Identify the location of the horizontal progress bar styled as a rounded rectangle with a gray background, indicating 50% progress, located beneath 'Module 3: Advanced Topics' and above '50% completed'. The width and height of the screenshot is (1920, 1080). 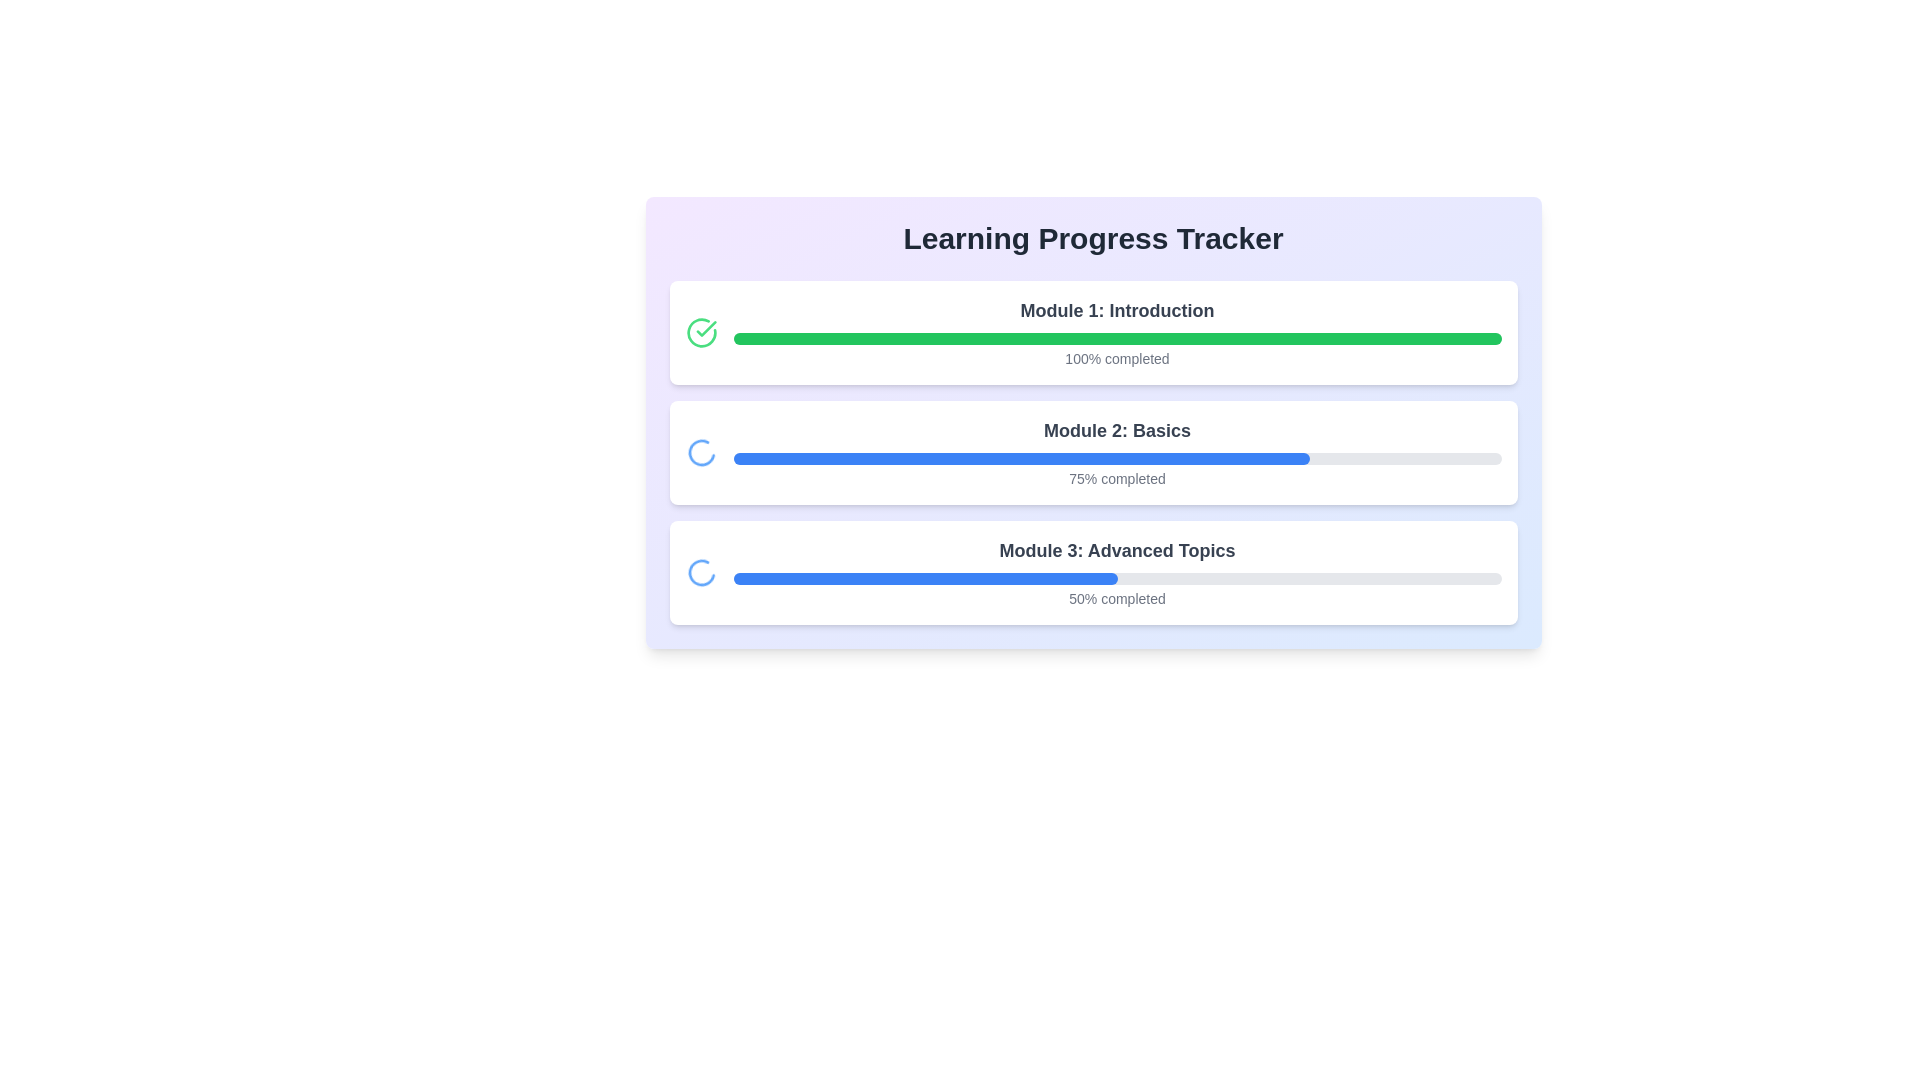
(1116, 578).